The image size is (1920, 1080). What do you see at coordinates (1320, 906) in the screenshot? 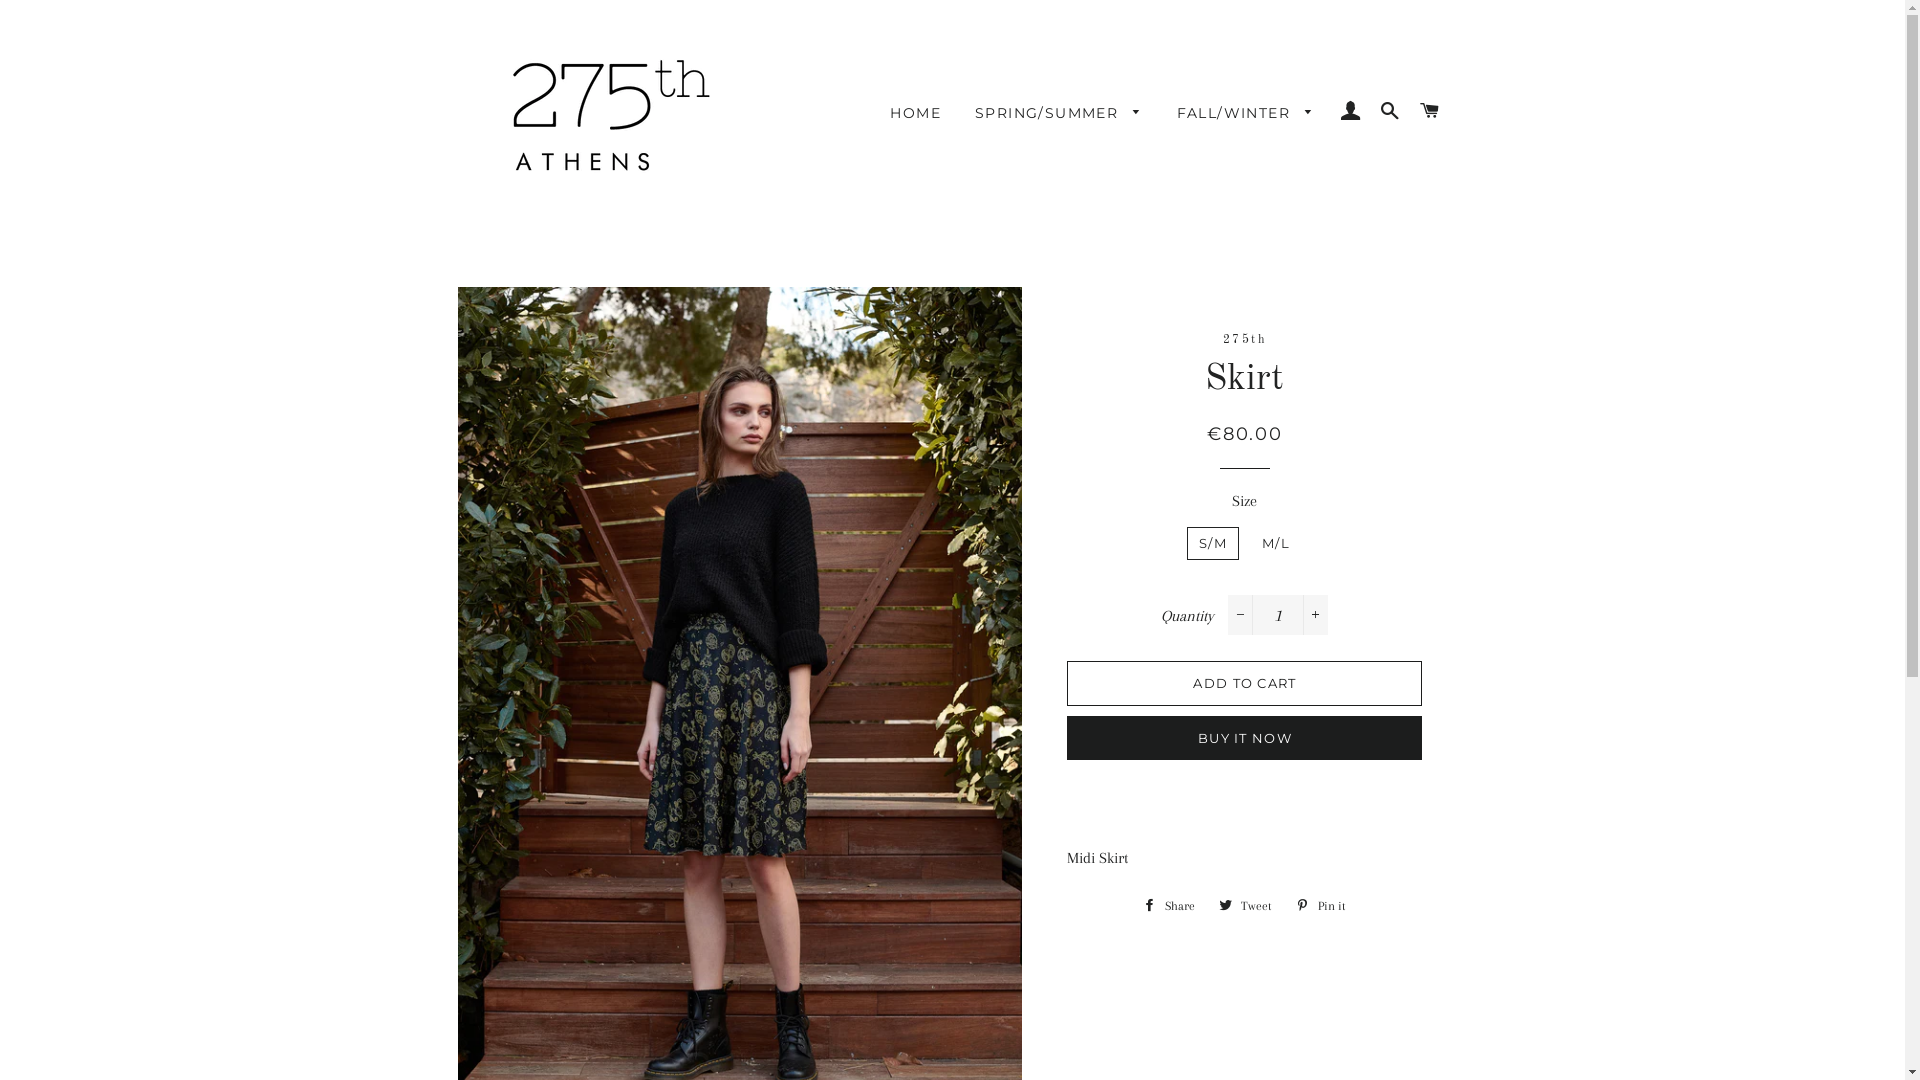
I see `'Pin it` at bounding box center [1320, 906].